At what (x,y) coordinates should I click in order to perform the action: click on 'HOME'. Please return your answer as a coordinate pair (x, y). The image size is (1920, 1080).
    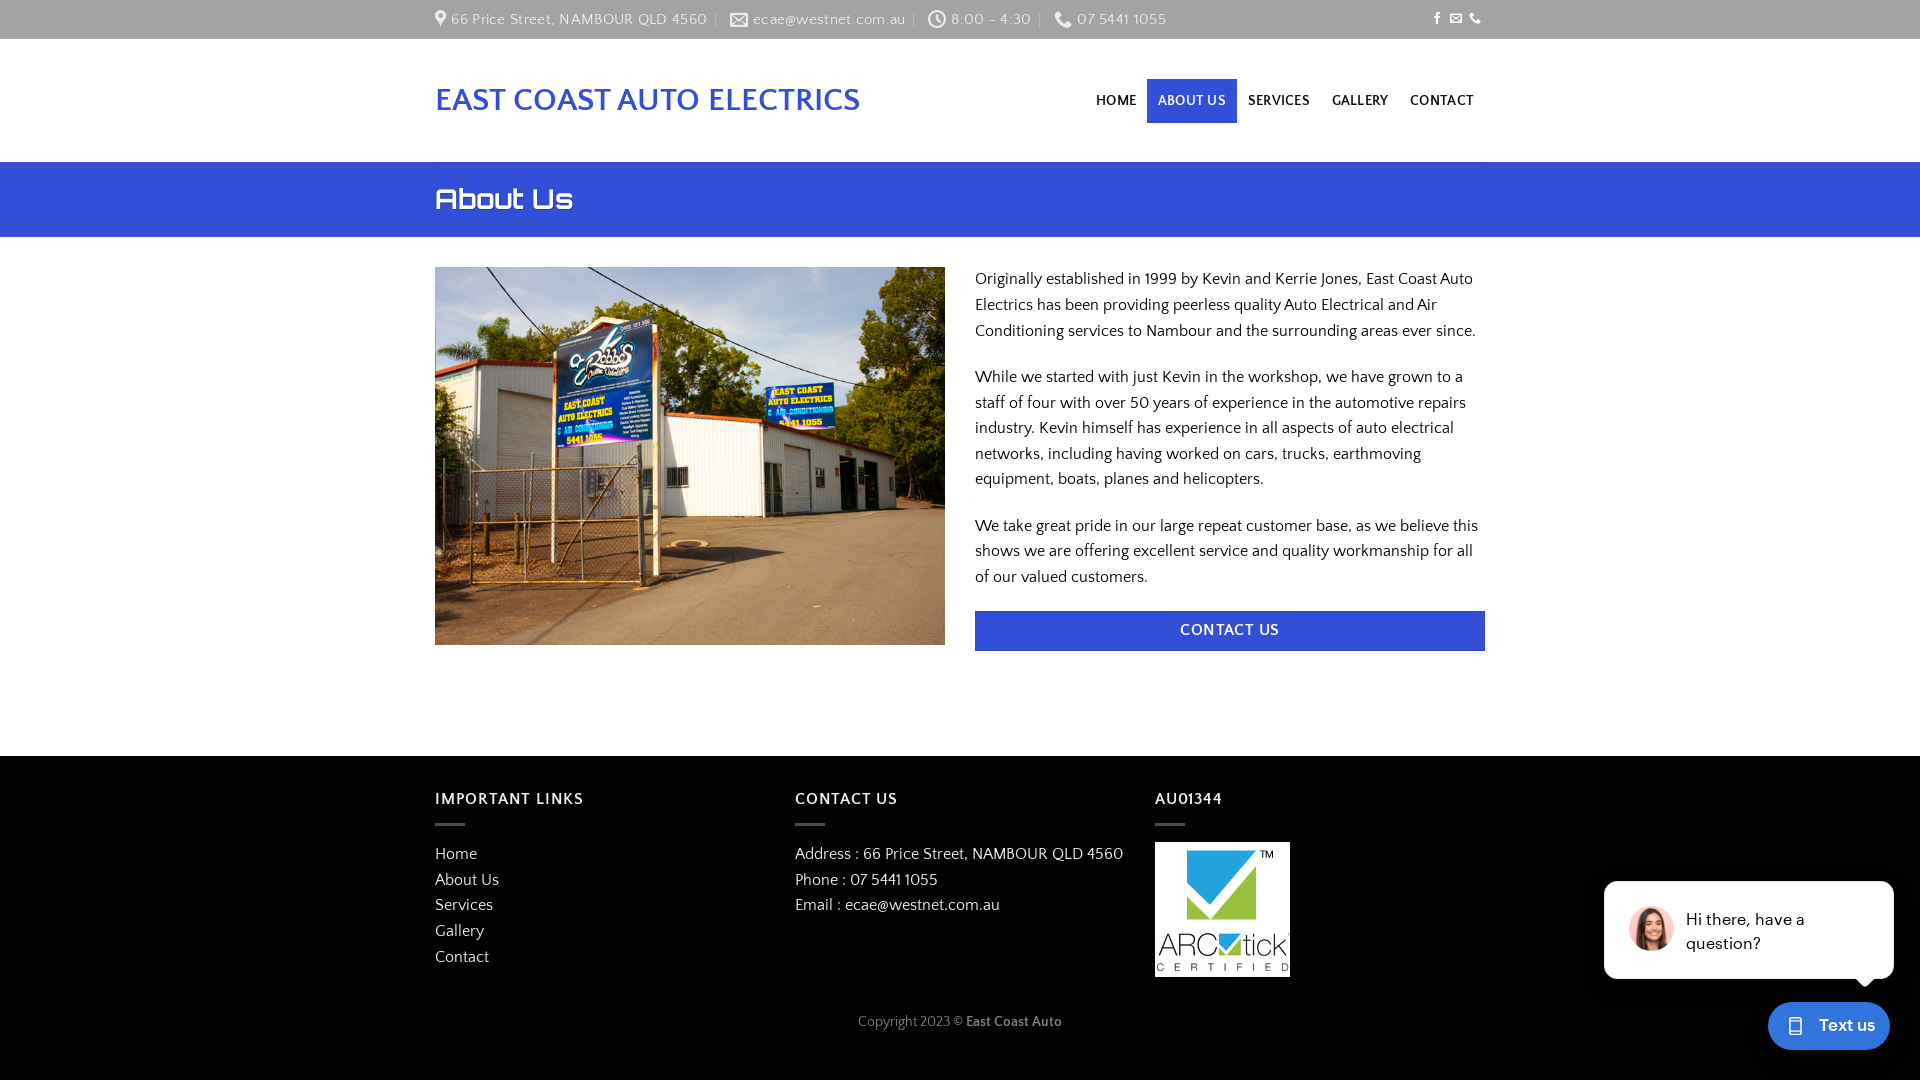
    Looking at the image, I should click on (1083, 100).